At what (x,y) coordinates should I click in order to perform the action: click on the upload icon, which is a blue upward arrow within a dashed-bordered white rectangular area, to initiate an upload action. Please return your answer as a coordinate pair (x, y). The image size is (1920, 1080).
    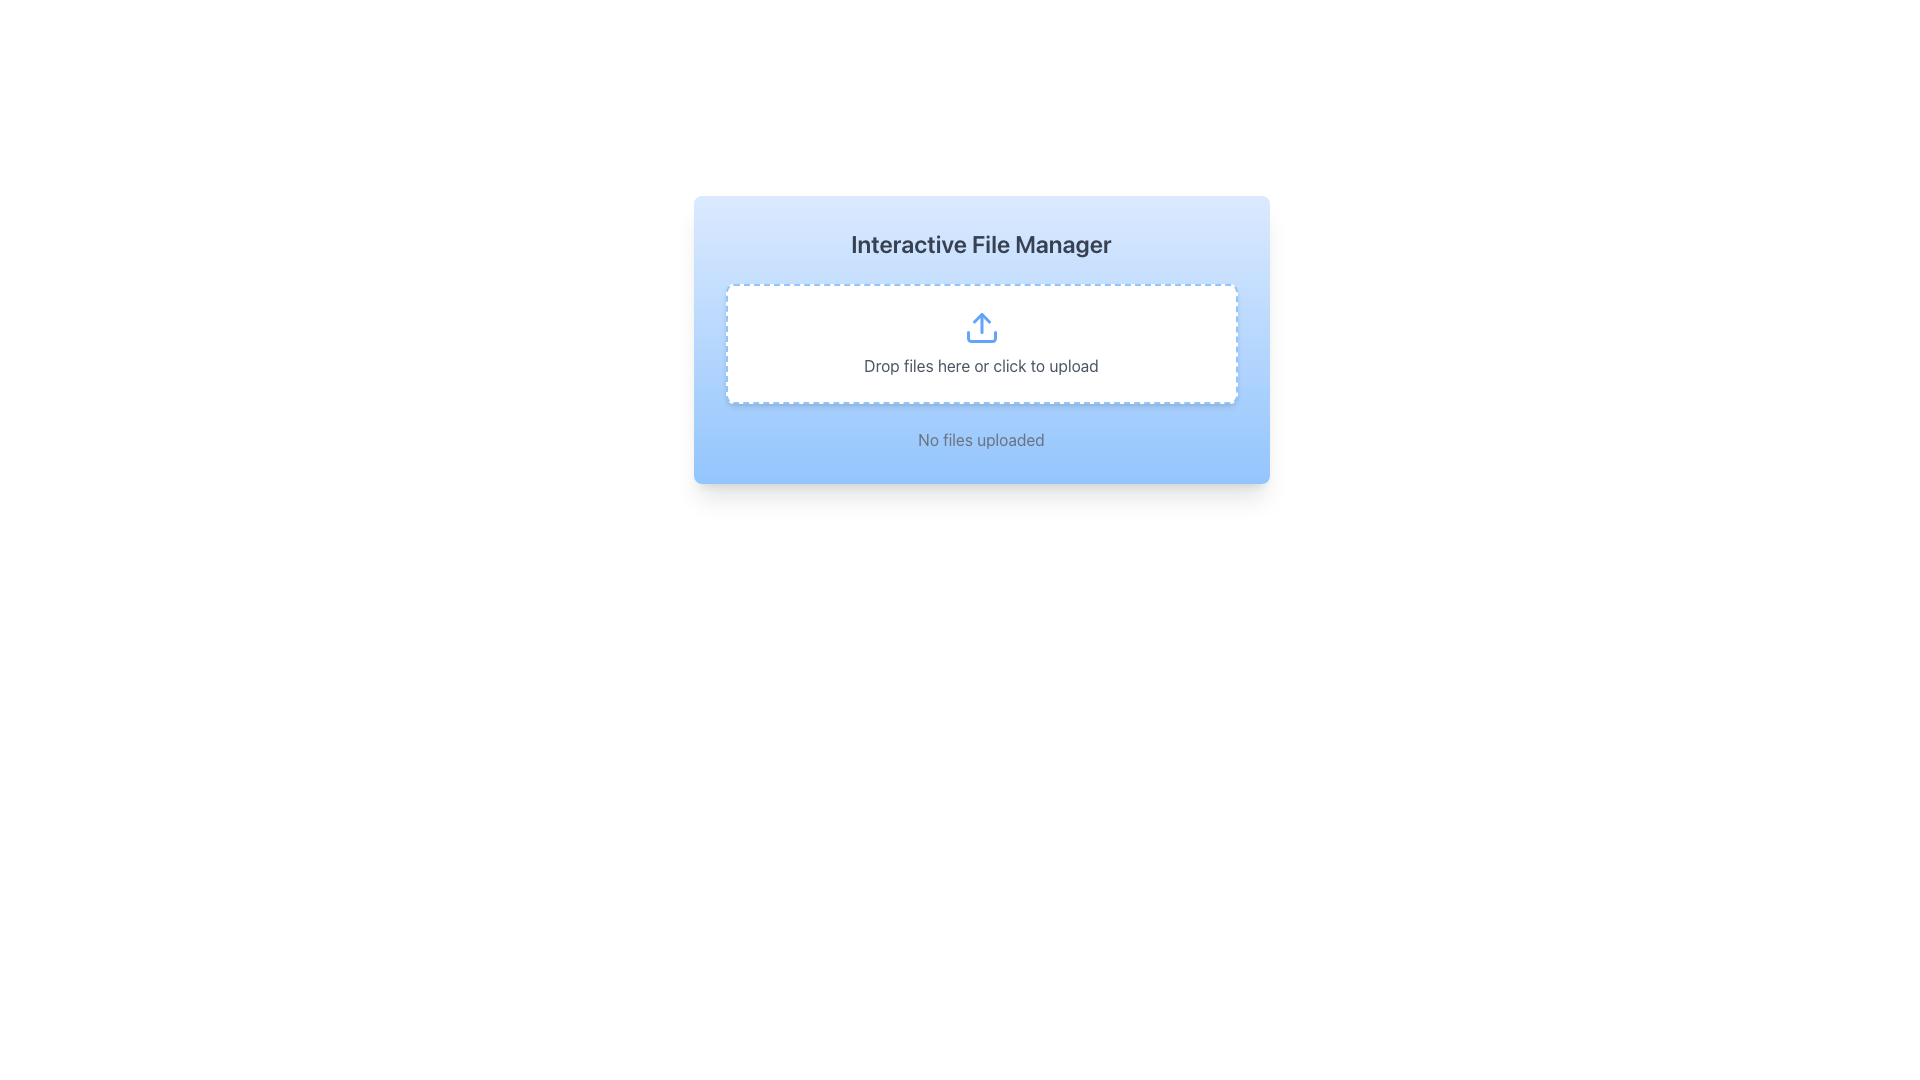
    Looking at the image, I should click on (981, 326).